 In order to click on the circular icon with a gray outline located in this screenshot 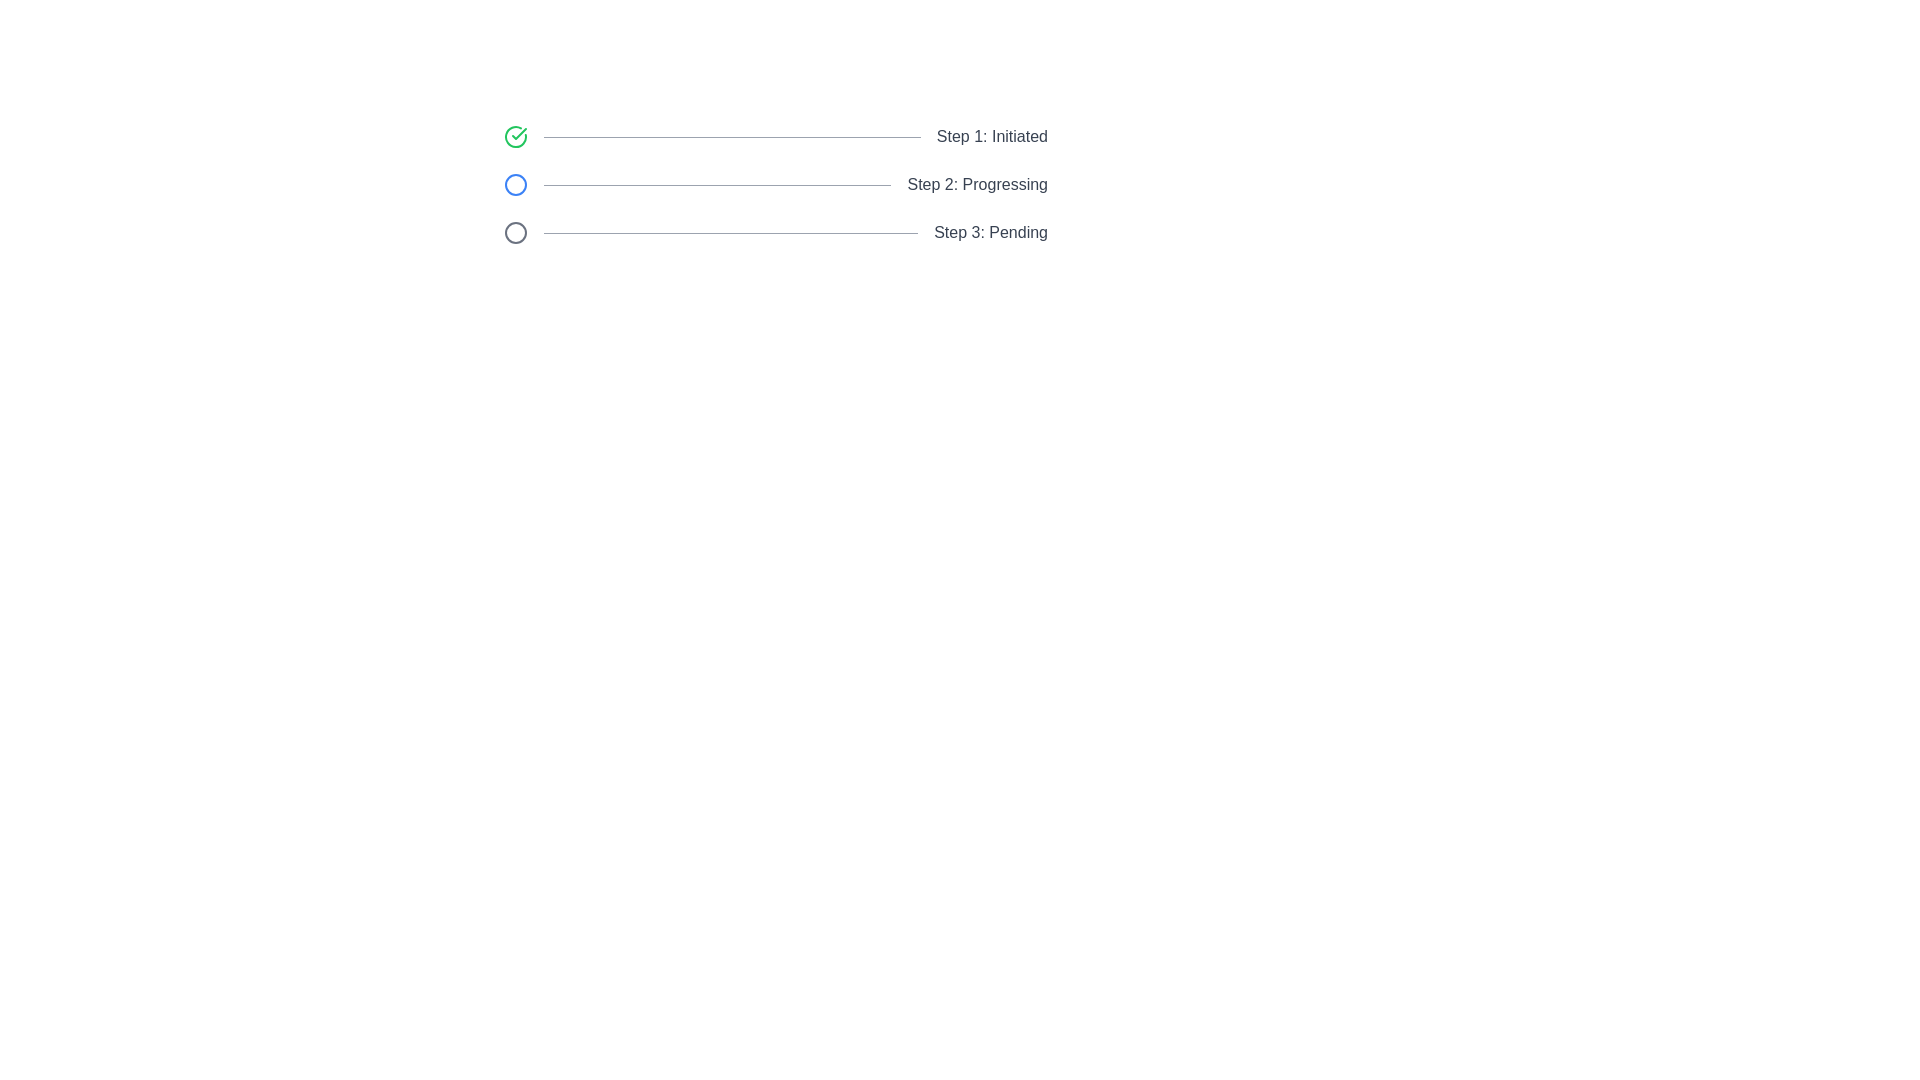, I will do `click(515, 231)`.